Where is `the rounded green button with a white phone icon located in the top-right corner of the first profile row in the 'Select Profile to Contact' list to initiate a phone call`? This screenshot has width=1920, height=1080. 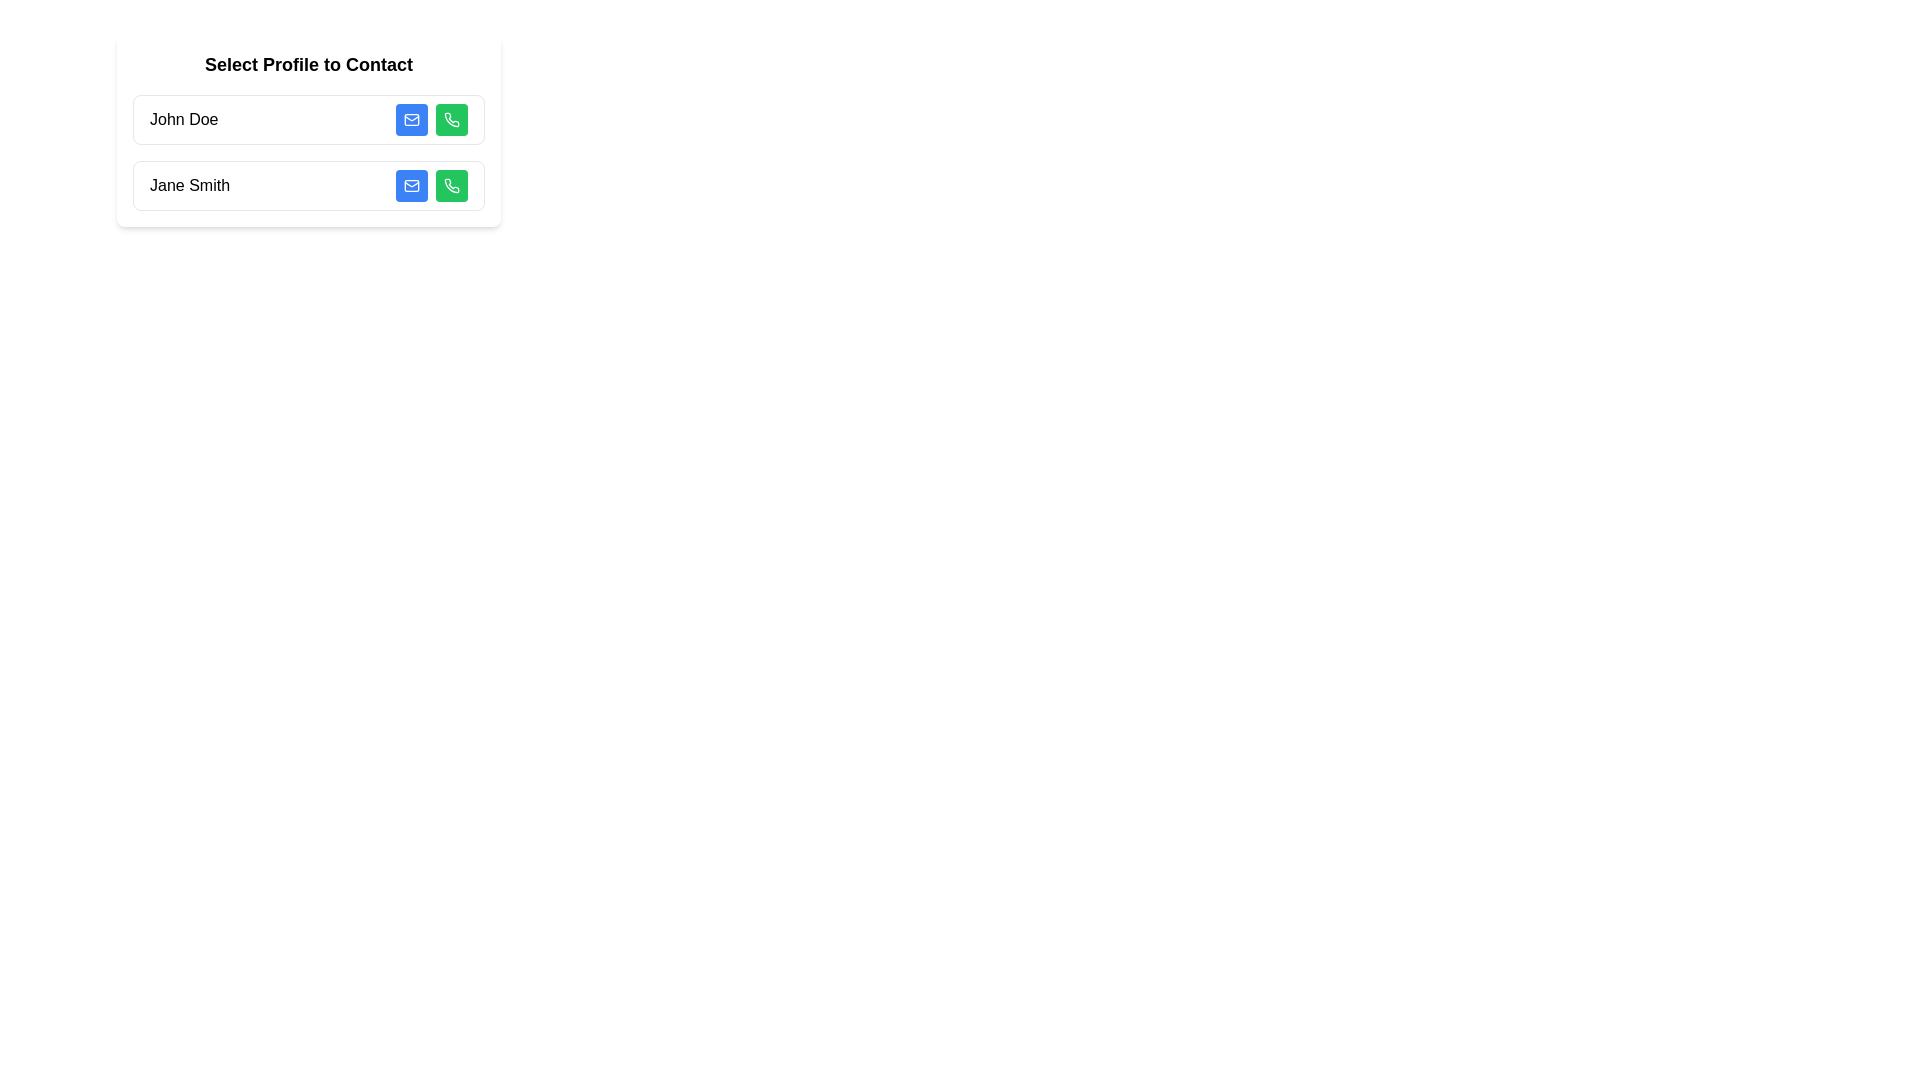 the rounded green button with a white phone icon located in the top-right corner of the first profile row in the 'Select Profile to Contact' list to initiate a phone call is located at coordinates (450, 119).